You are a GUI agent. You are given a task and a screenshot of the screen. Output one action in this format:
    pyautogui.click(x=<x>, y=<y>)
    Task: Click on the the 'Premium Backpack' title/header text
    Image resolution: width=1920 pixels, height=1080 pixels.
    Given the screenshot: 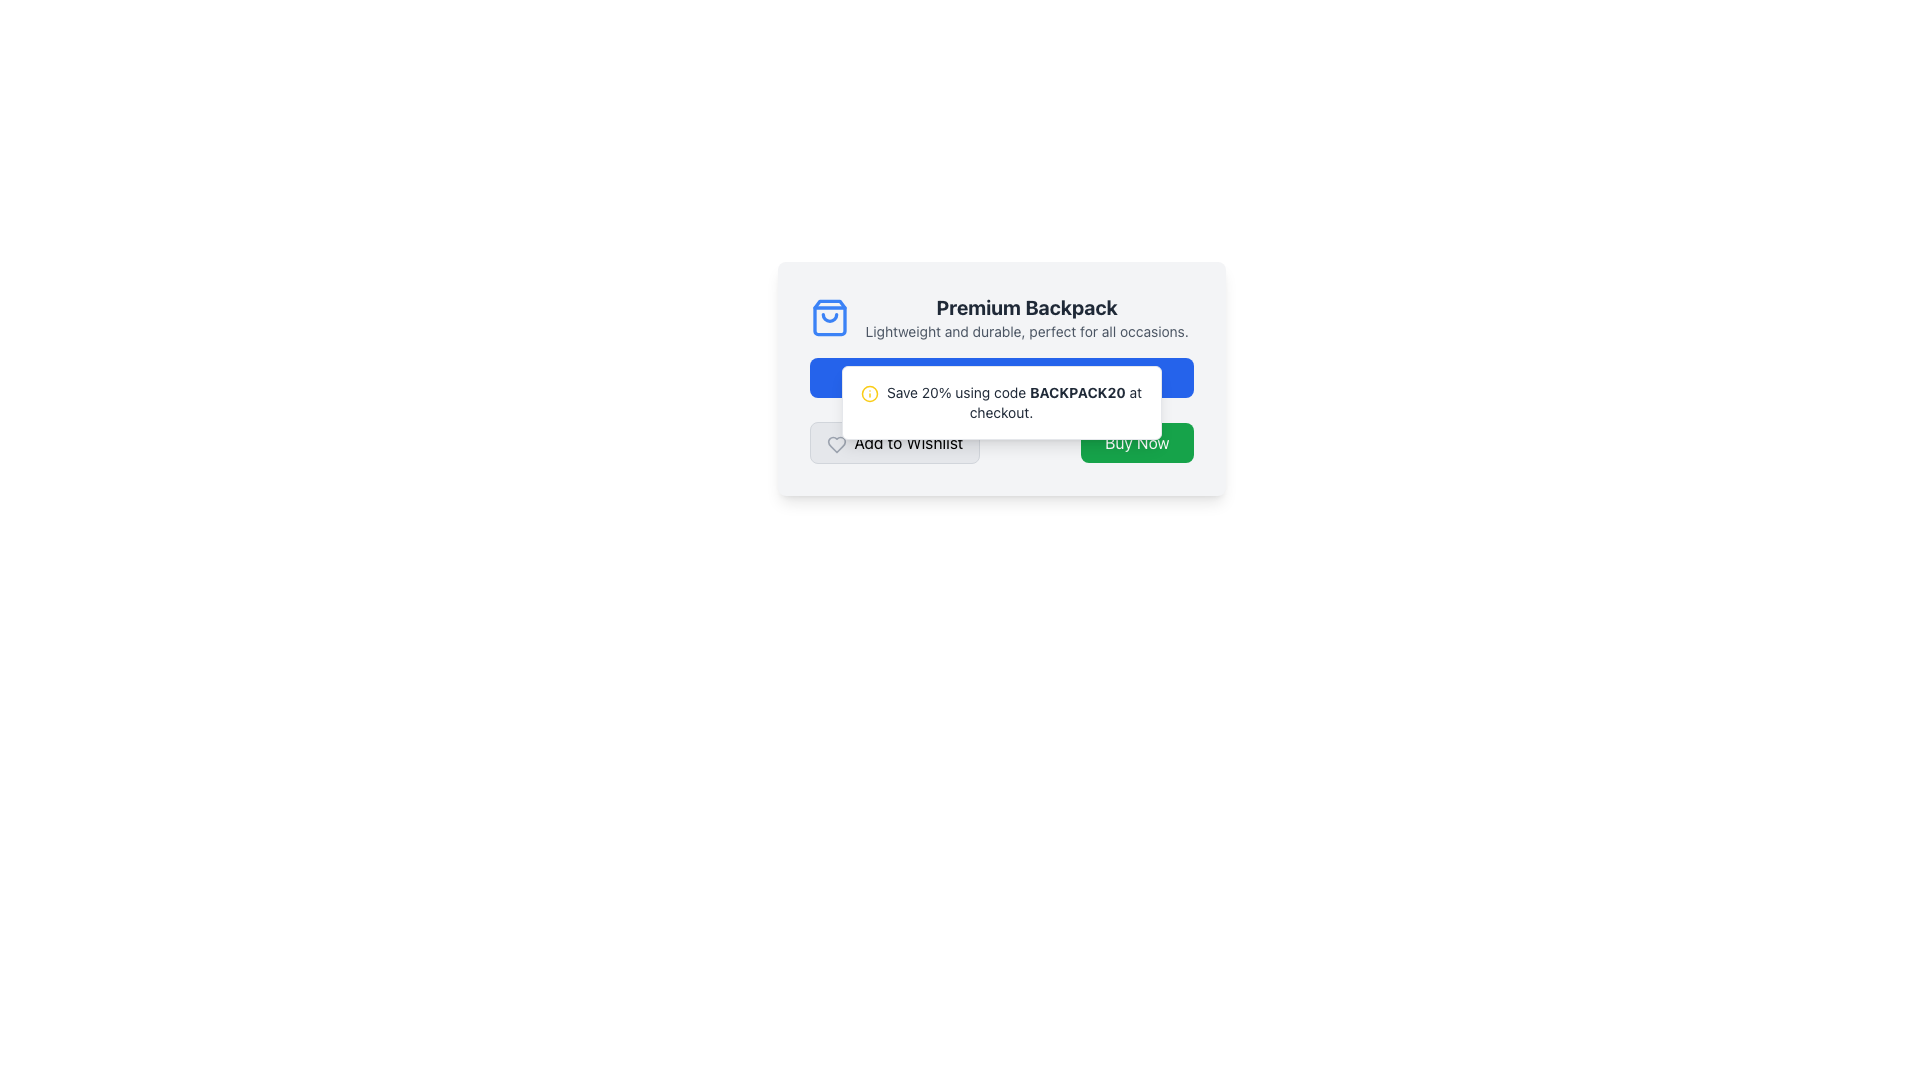 What is the action you would take?
    pyautogui.click(x=1027, y=308)
    